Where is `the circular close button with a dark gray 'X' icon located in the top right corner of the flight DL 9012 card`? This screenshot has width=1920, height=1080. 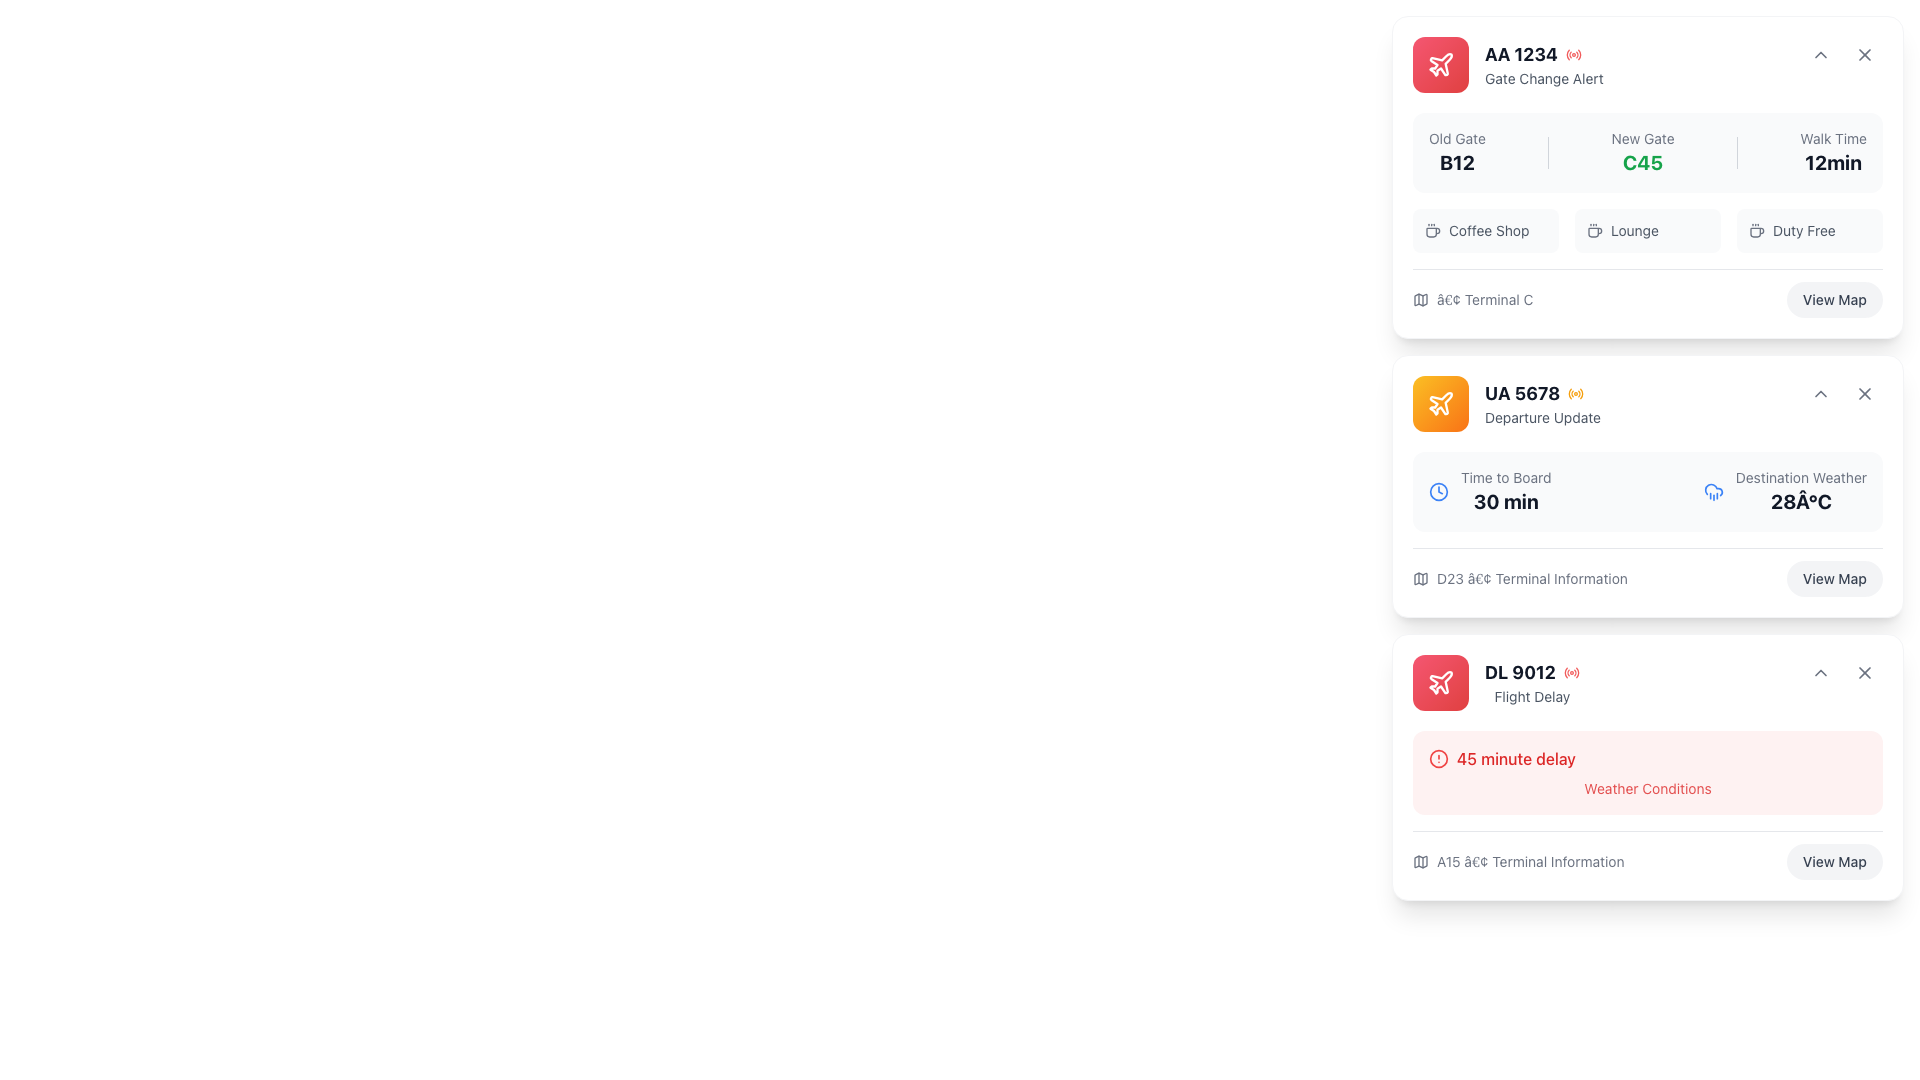 the circular close button with a dark gray 'X' icon located in the top right corner of the flight DL 9012 card is located at coordinates (1864, 672).